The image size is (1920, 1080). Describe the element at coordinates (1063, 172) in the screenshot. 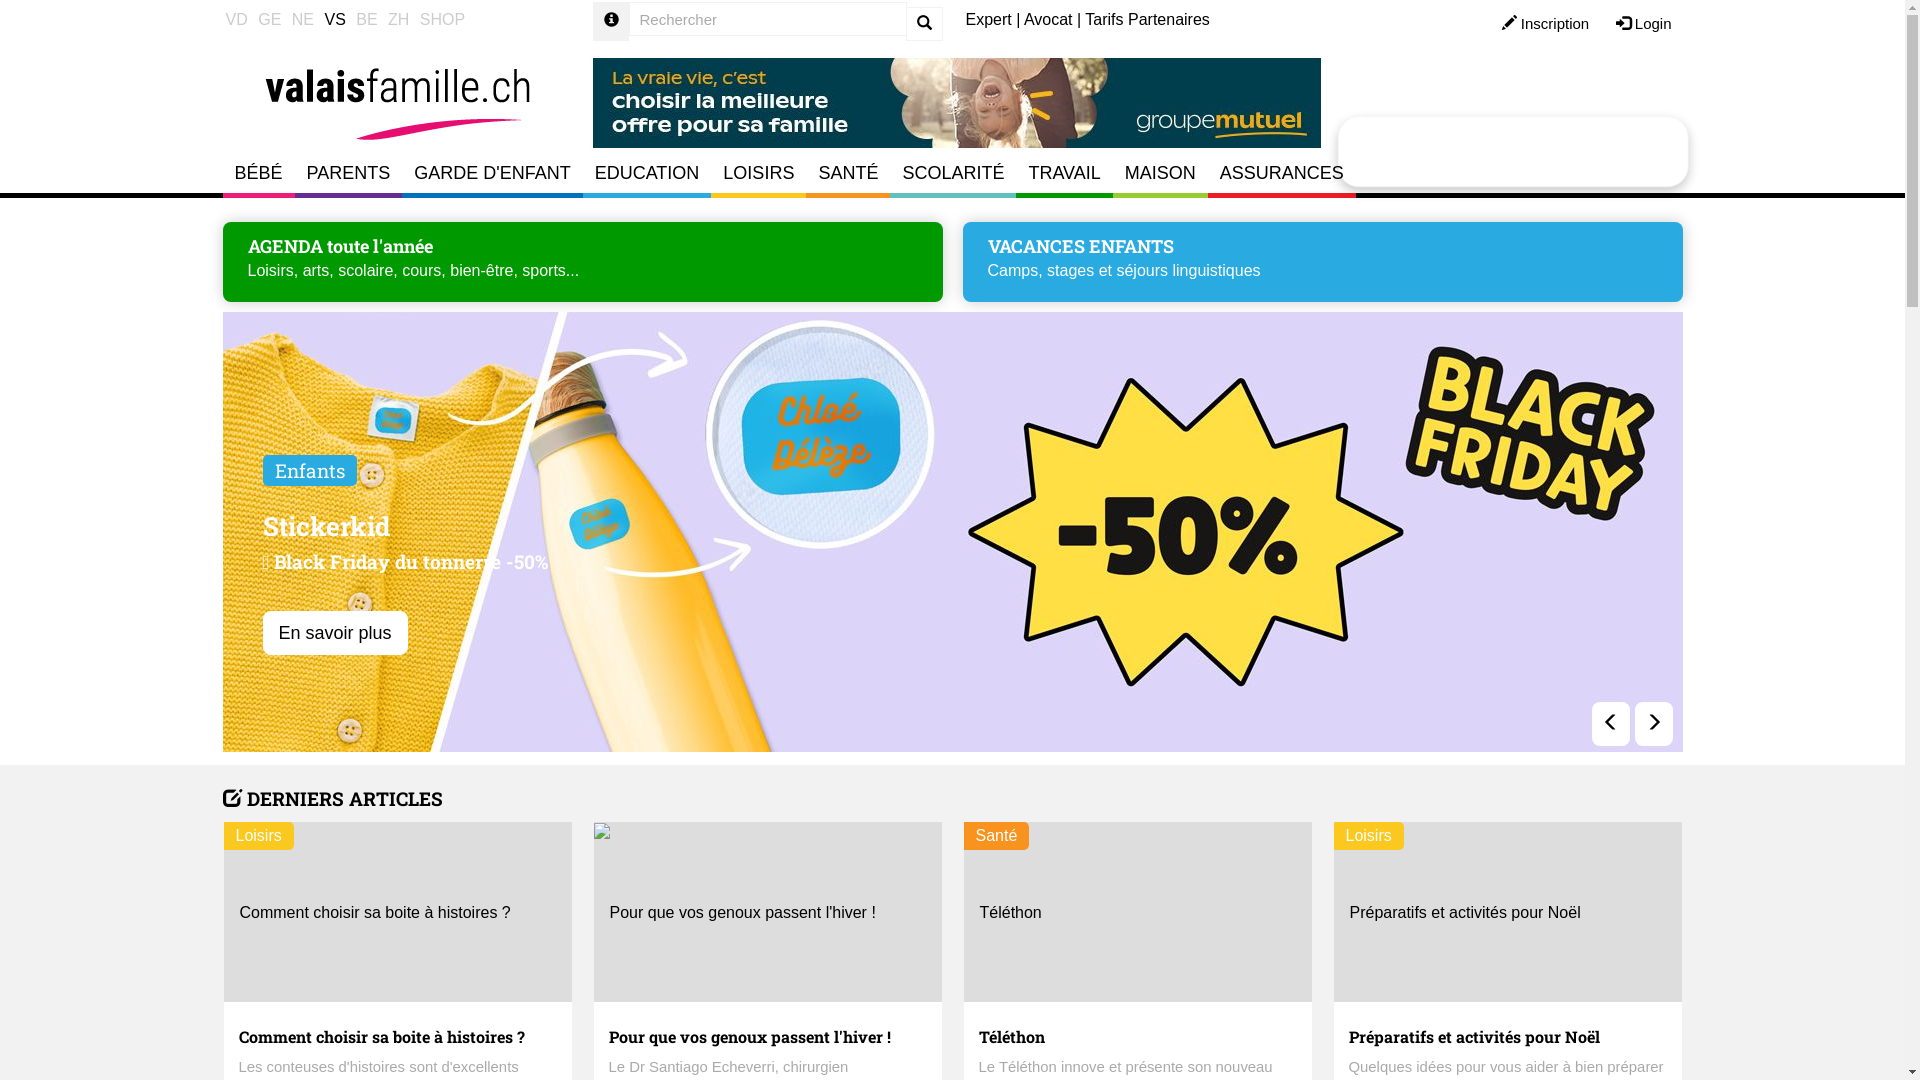

I see `'TRAVAIL'` at that location.